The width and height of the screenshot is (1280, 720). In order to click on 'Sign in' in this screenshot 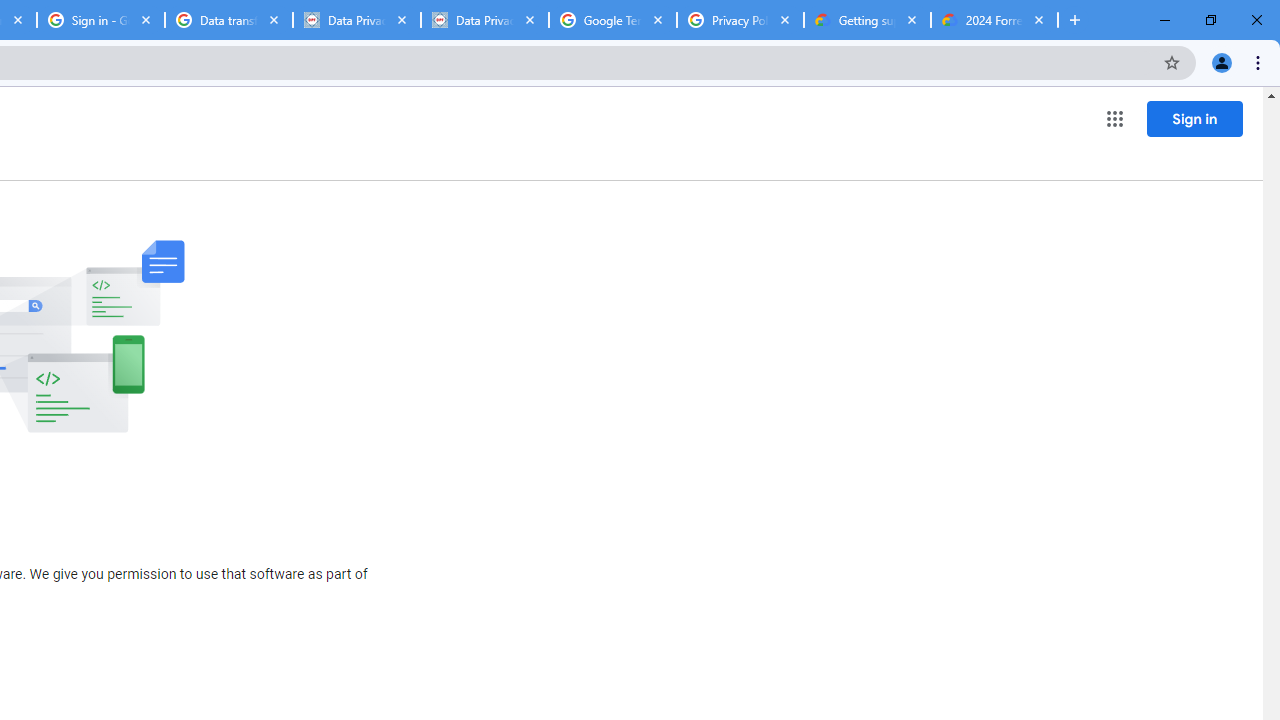, I will do `click(1194, 118)`.